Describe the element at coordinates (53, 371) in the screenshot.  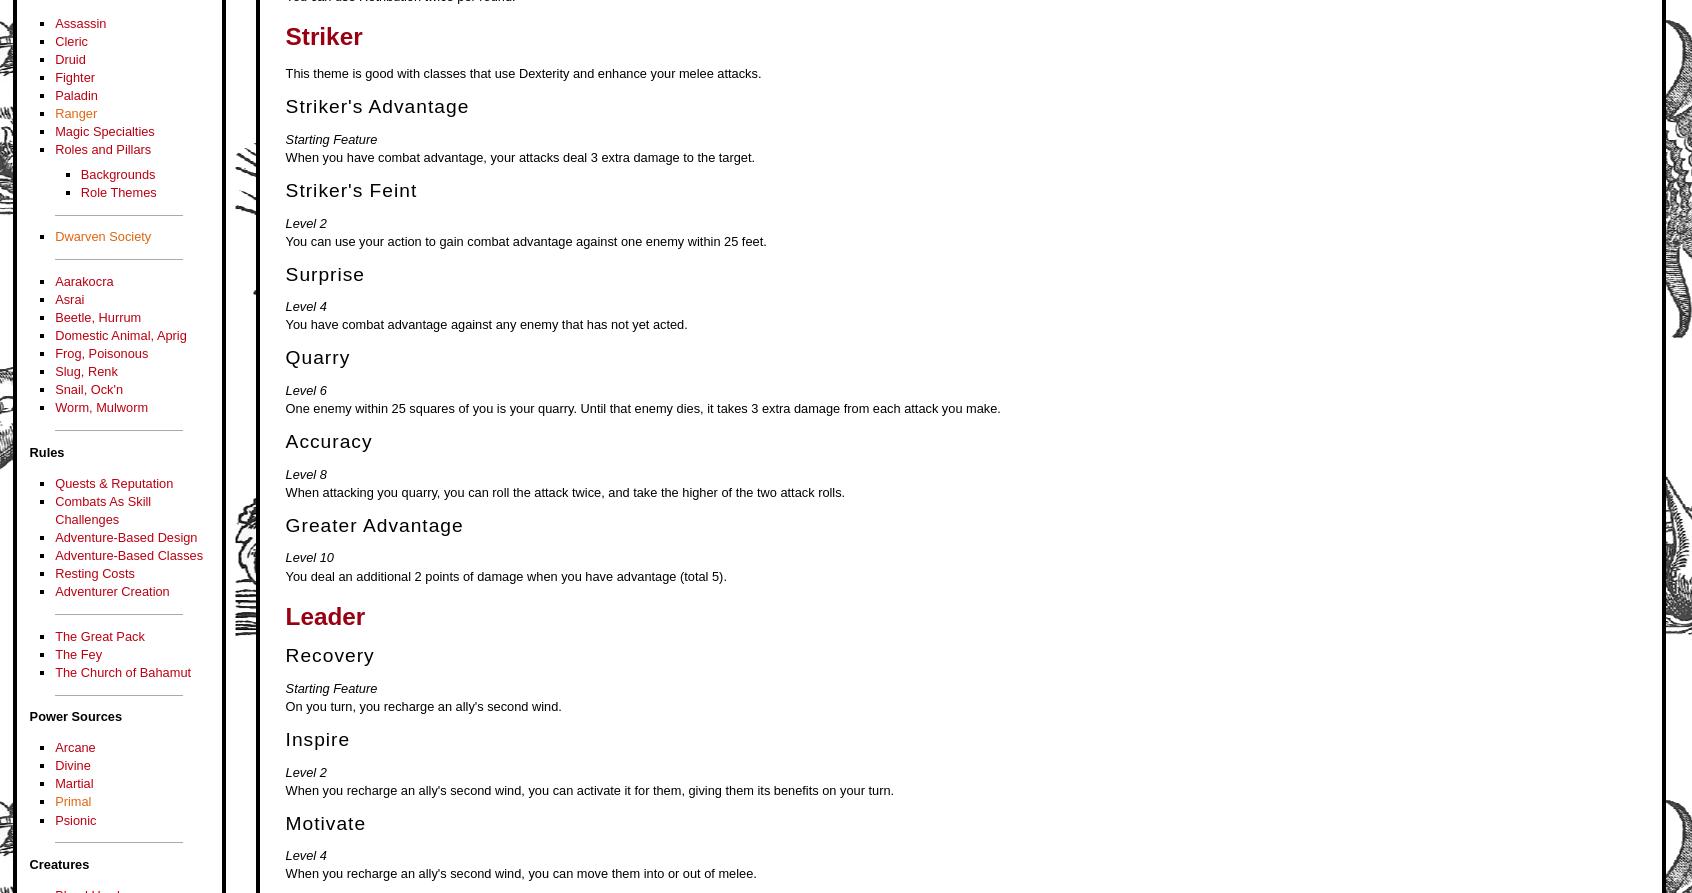
I see `'Slug, Renk'` at that location.